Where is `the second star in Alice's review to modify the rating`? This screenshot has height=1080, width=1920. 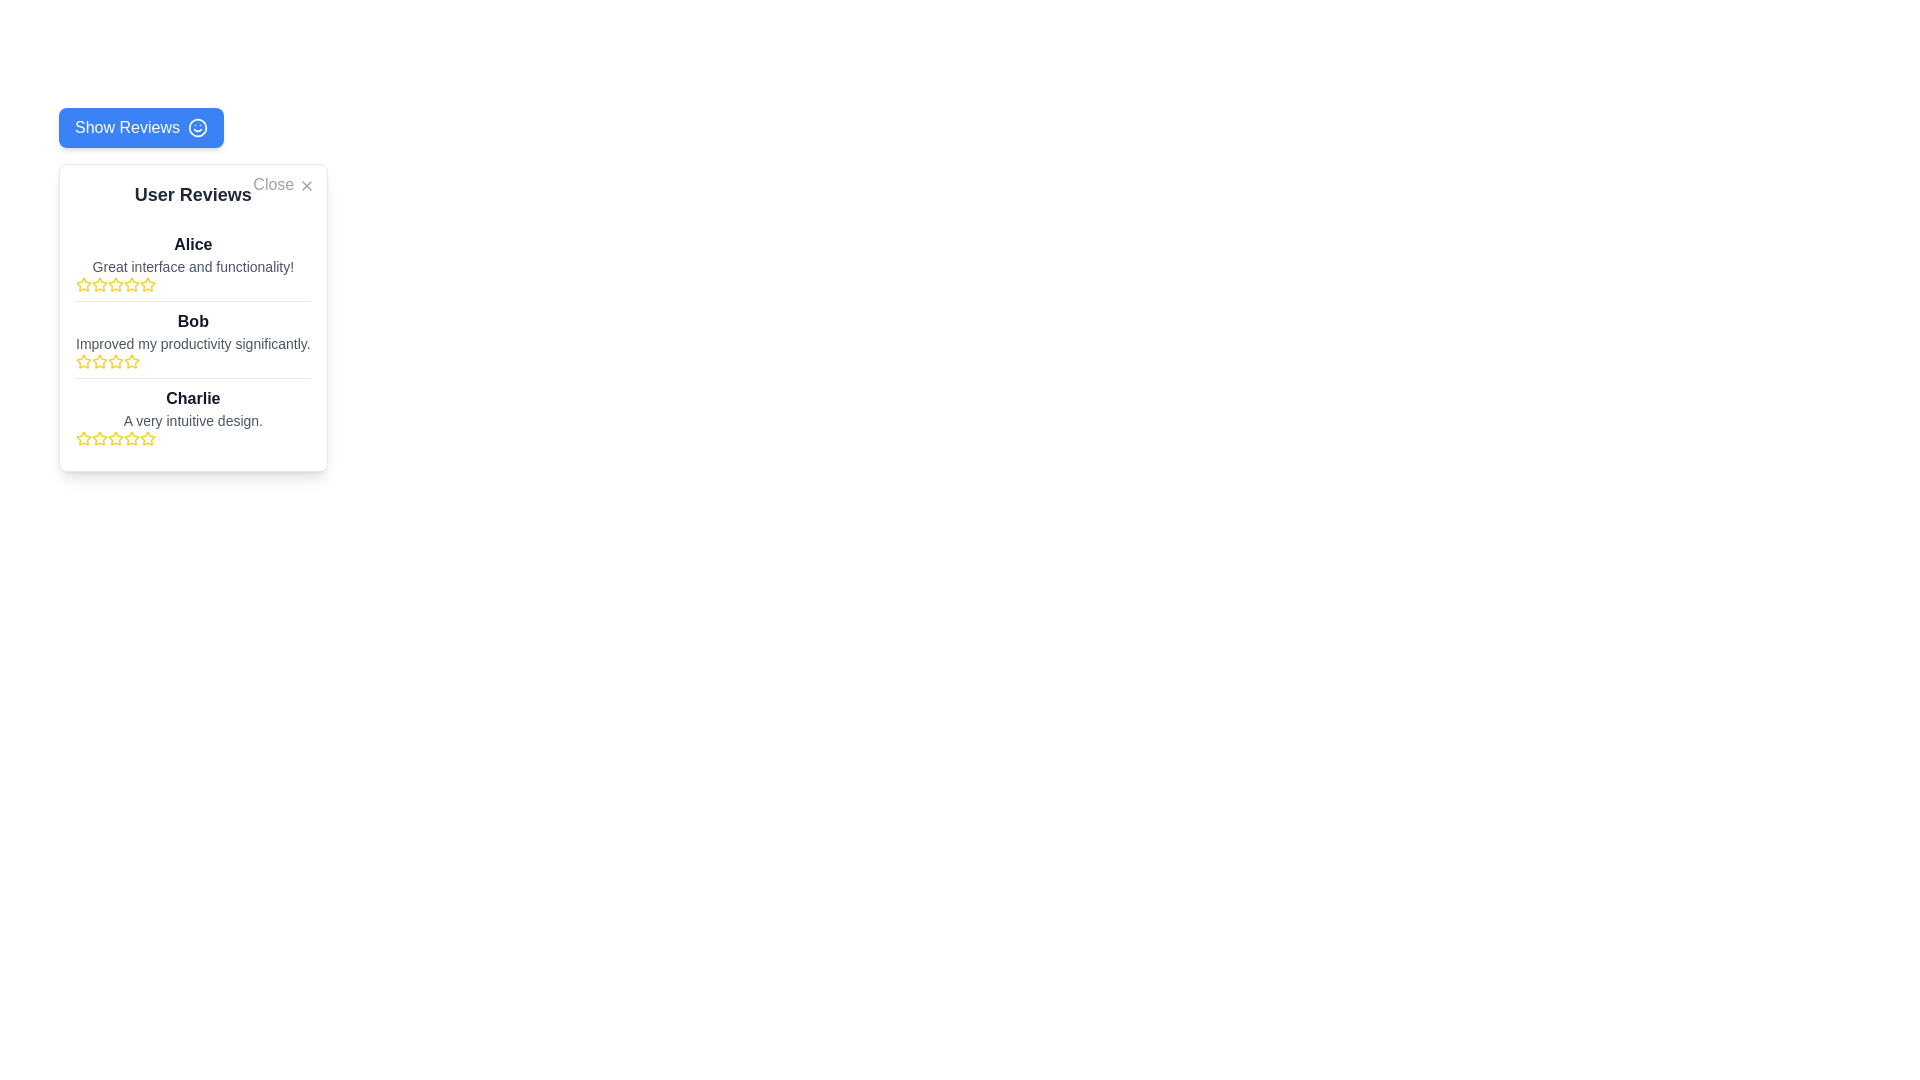 the second star in Alice's review to modify the rating is located at coordinates (147, 284).